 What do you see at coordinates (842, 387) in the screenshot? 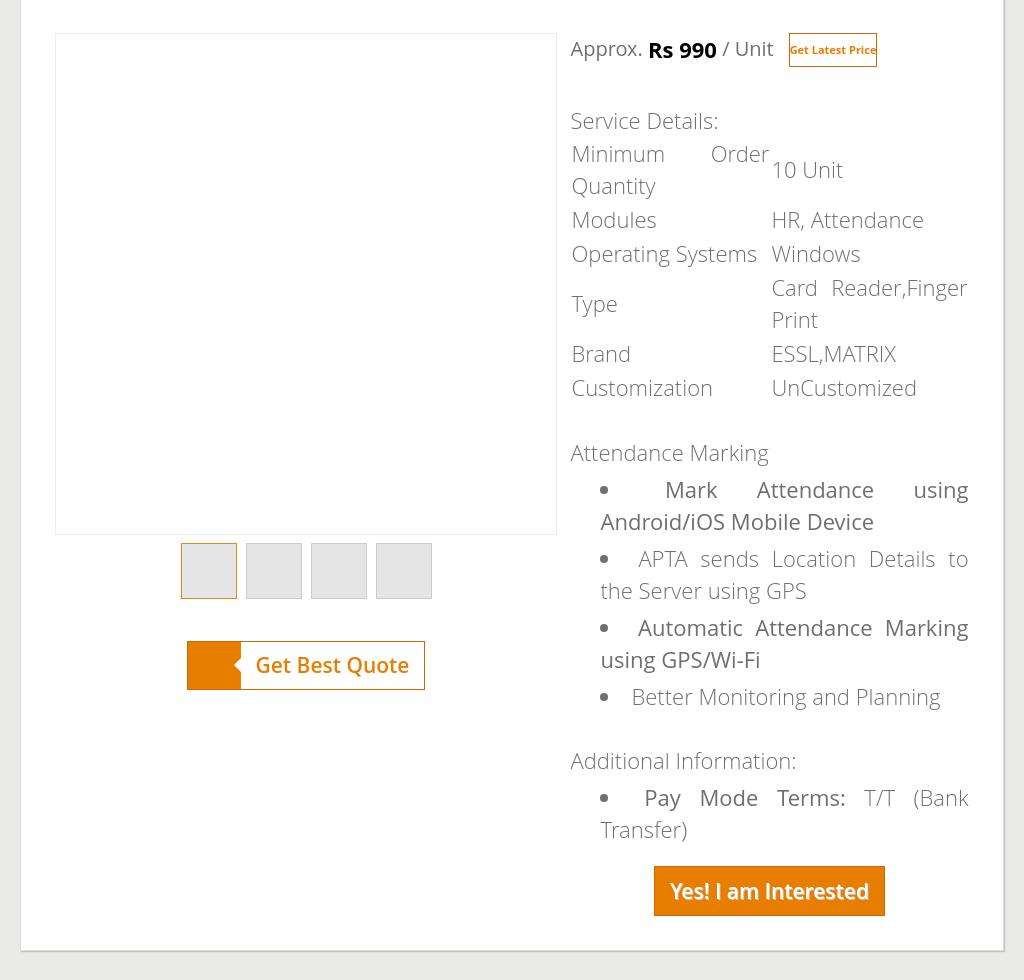
I see `'UnCustomized'` at bounding box center [842, 387].